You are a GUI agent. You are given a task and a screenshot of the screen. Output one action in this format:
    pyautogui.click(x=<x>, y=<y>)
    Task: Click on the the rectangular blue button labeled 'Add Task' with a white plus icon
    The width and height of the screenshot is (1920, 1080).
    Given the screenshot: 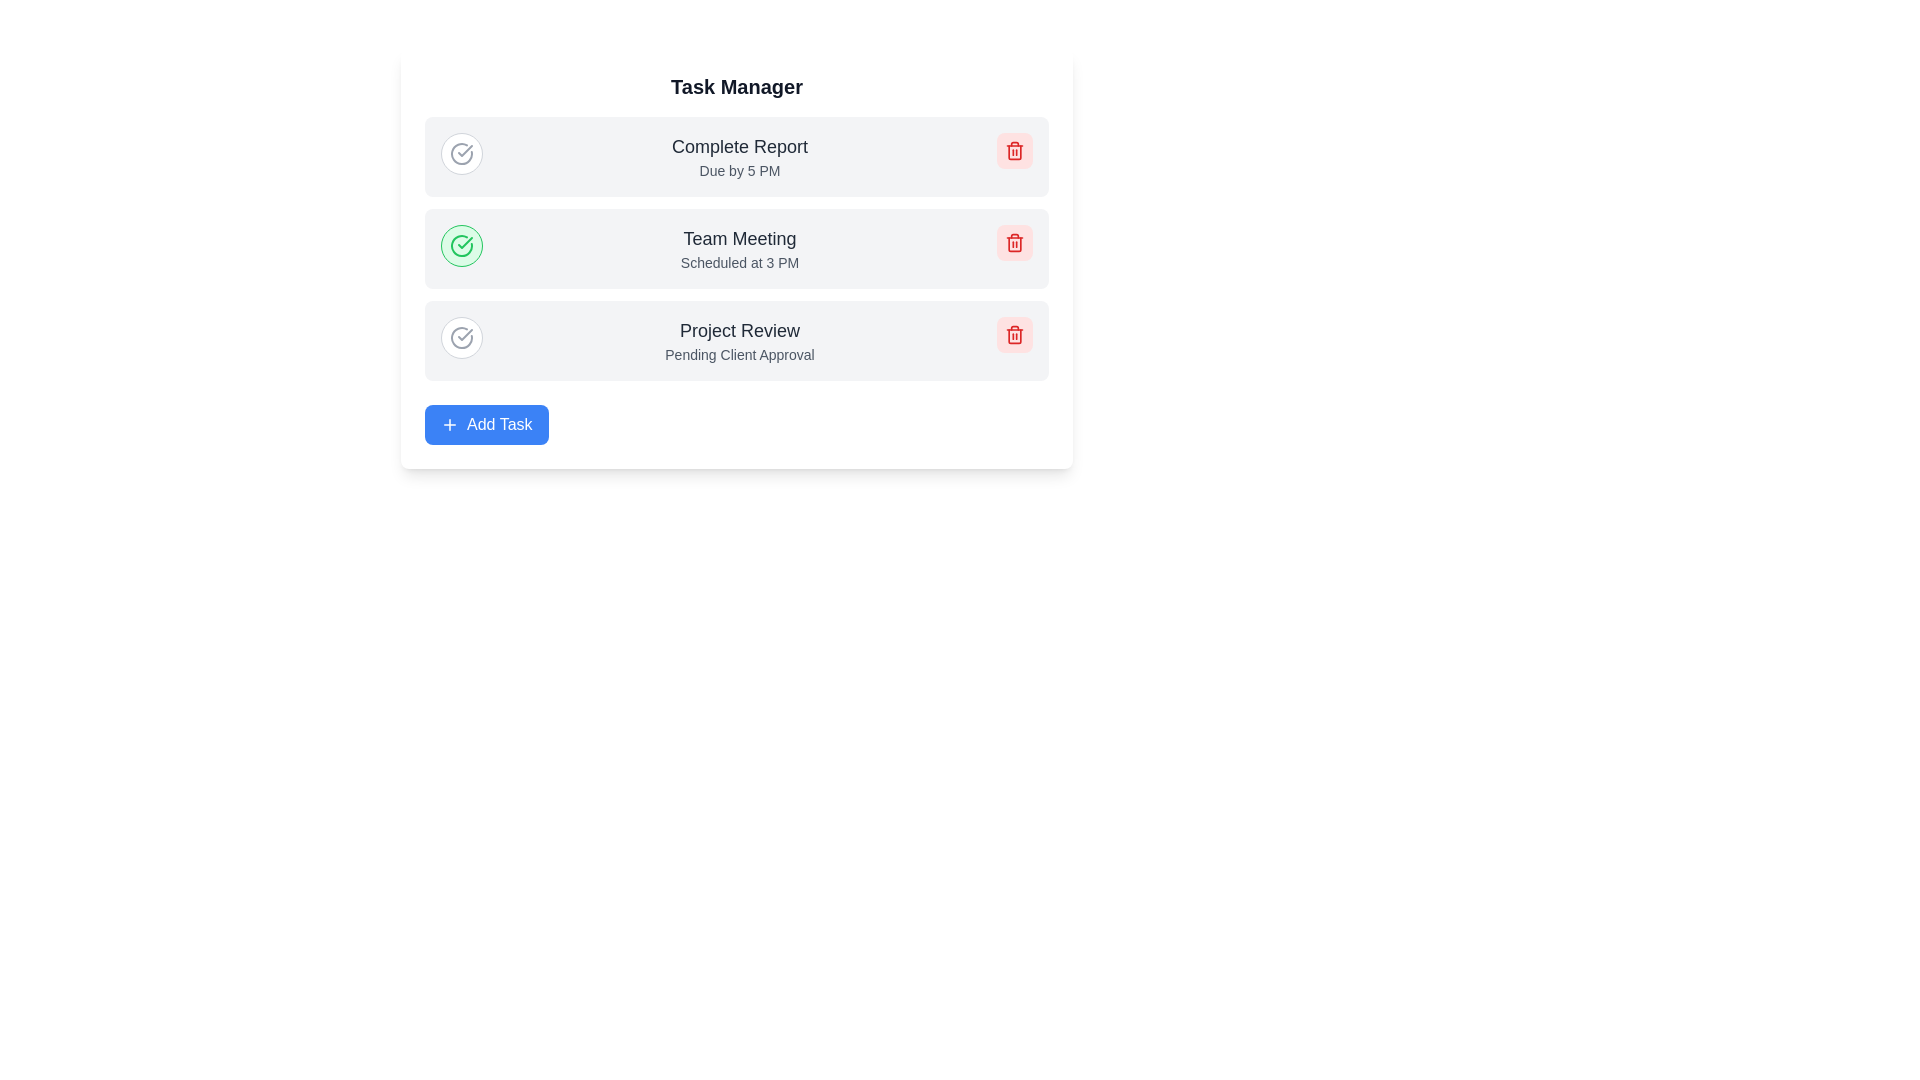 What is the action you would take?
    pyautogui.click(x=486, y=423)
    